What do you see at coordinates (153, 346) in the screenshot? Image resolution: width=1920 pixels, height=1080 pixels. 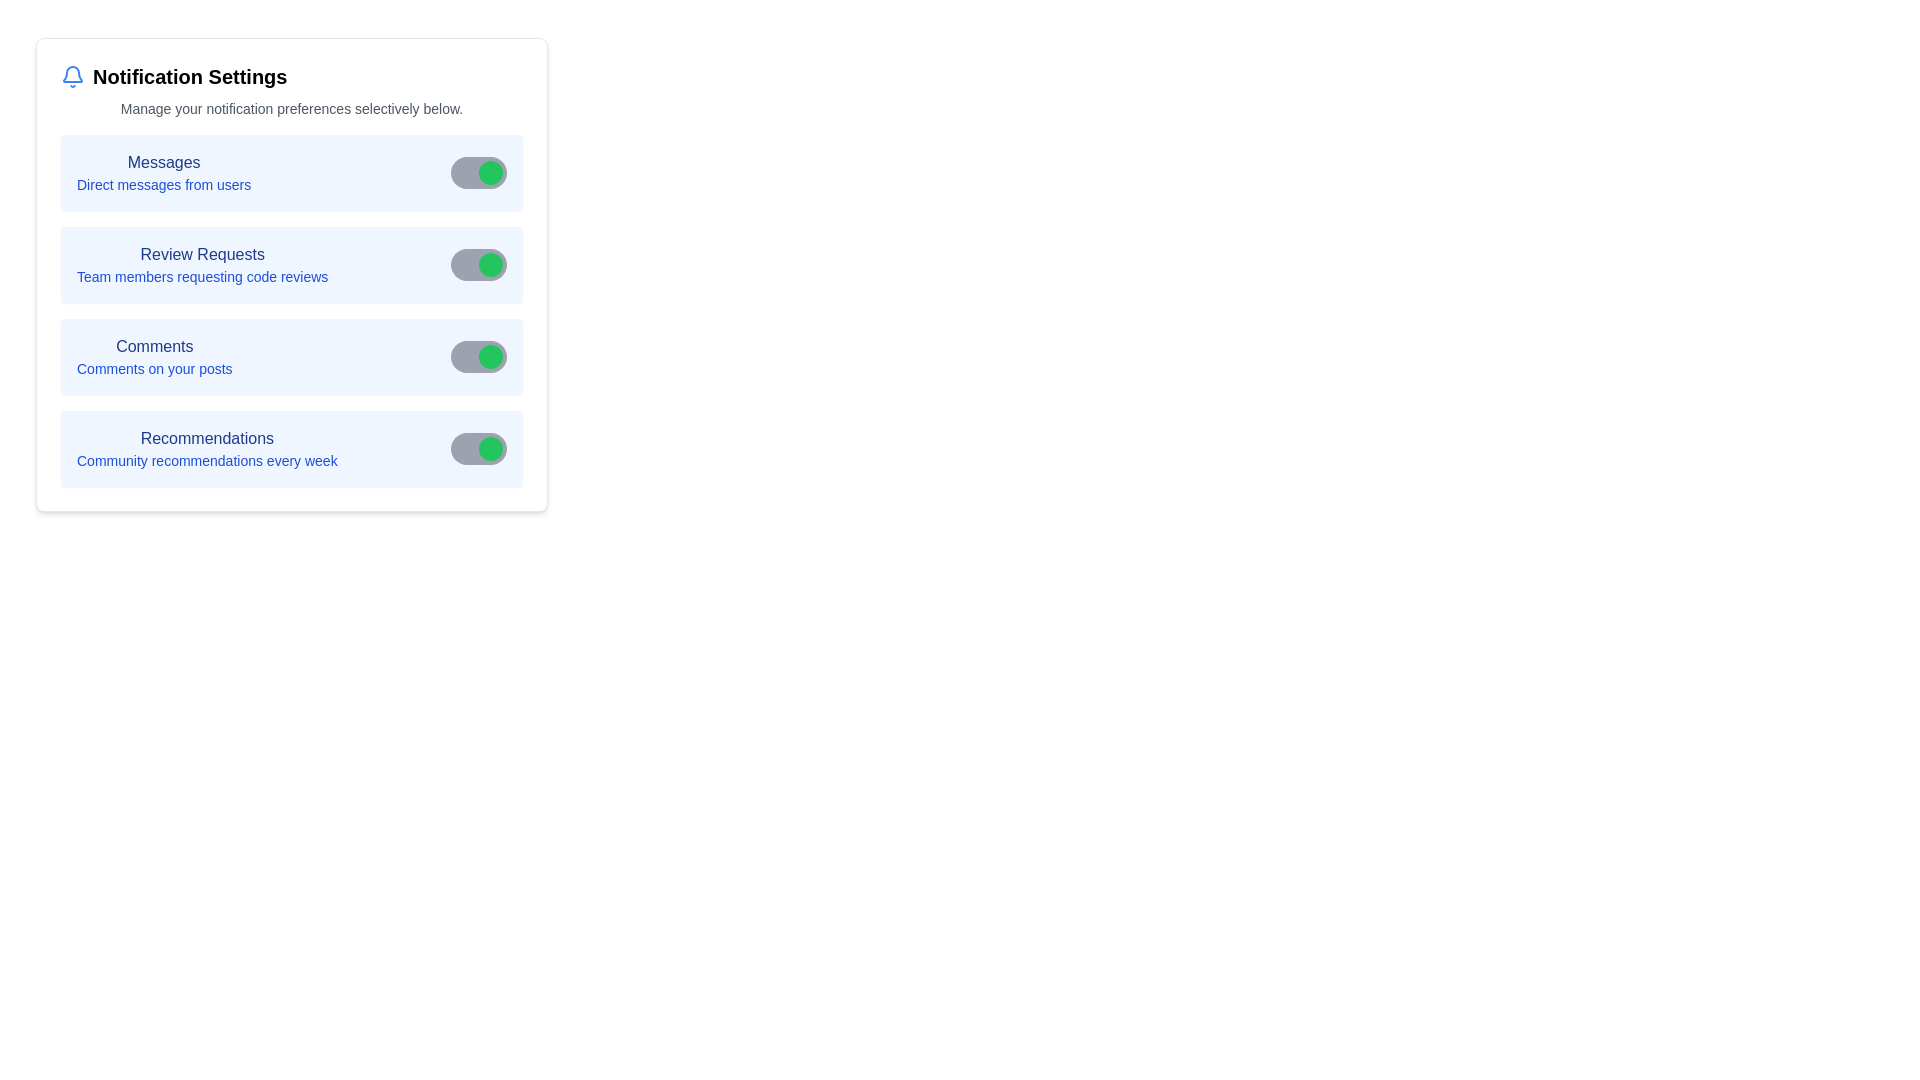 I see `the Text Label that identifies the setting for managing comment notifications, located in the third row of options within the 'Notification Settings' card, directly above 'Comments on your posts'` at bounding box center [153, 346].